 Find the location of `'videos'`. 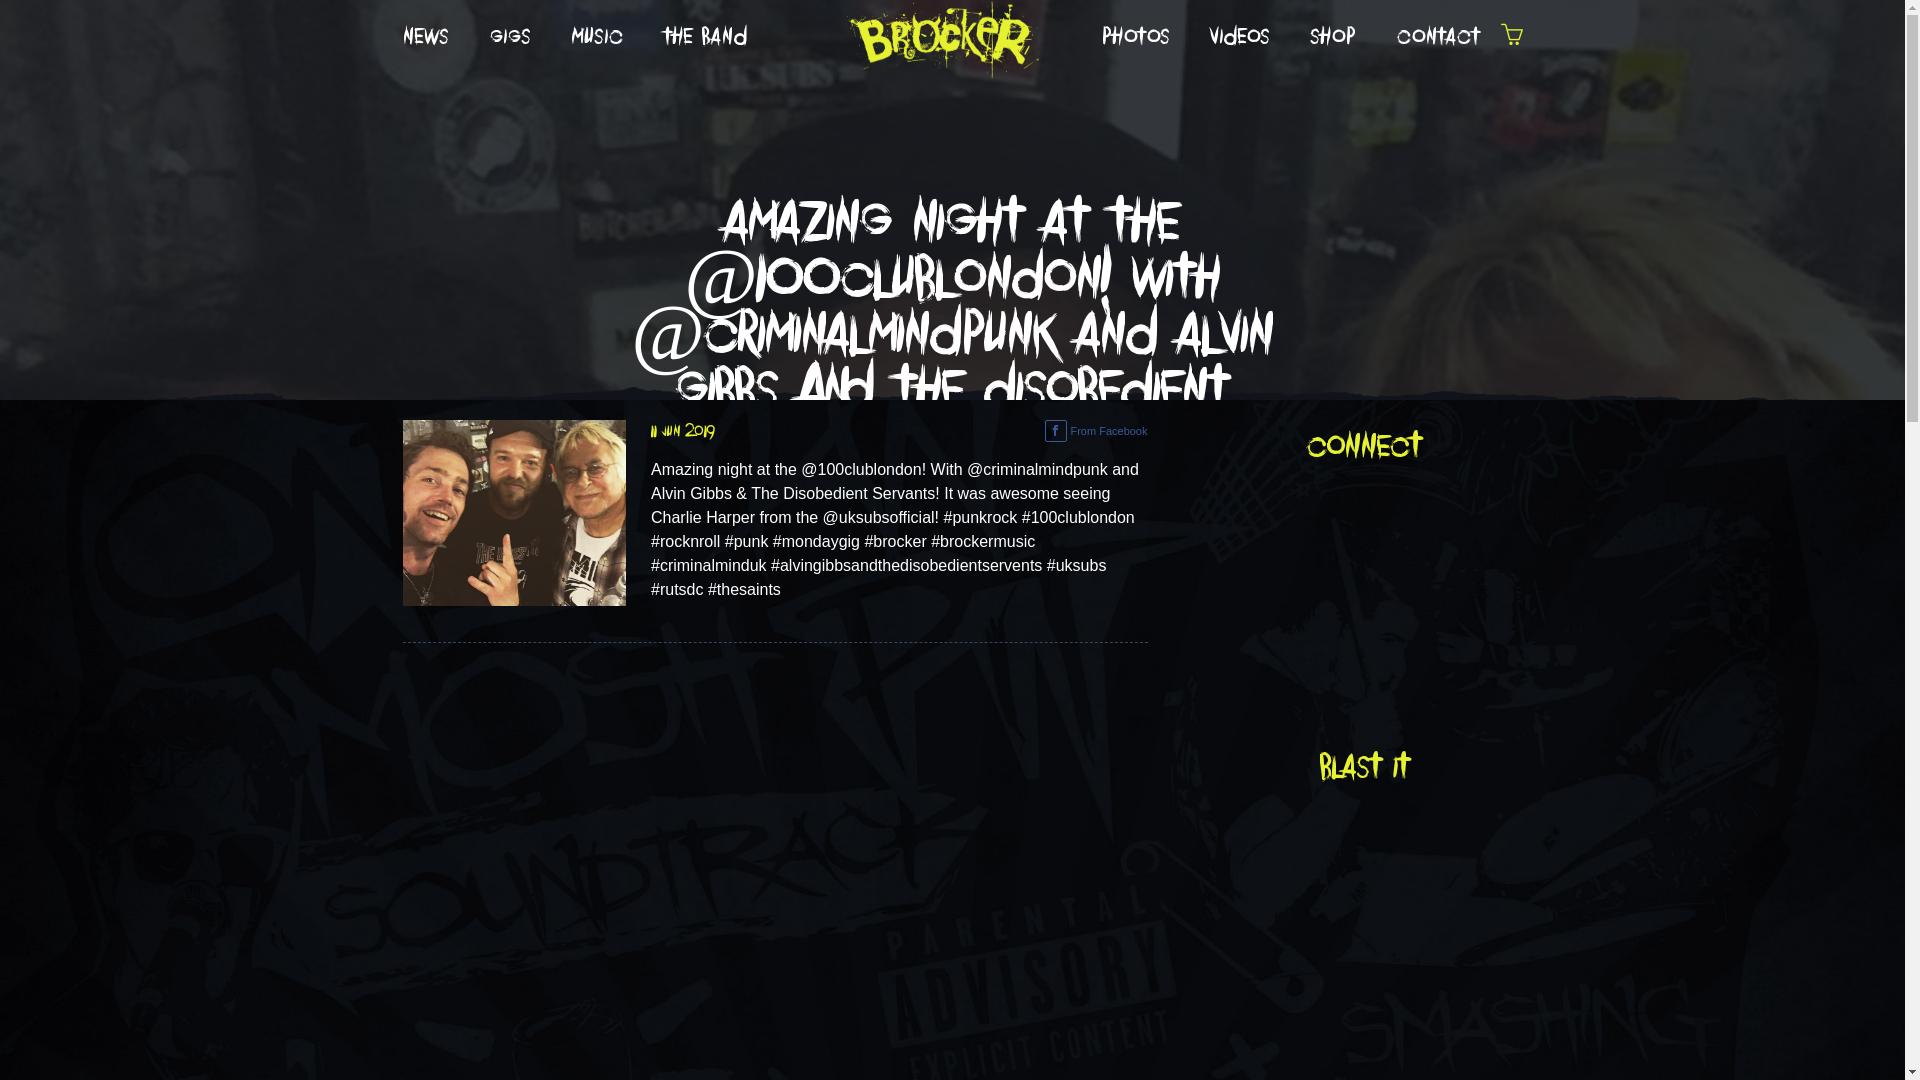

'videos' is located at coordinates (1190, 37).